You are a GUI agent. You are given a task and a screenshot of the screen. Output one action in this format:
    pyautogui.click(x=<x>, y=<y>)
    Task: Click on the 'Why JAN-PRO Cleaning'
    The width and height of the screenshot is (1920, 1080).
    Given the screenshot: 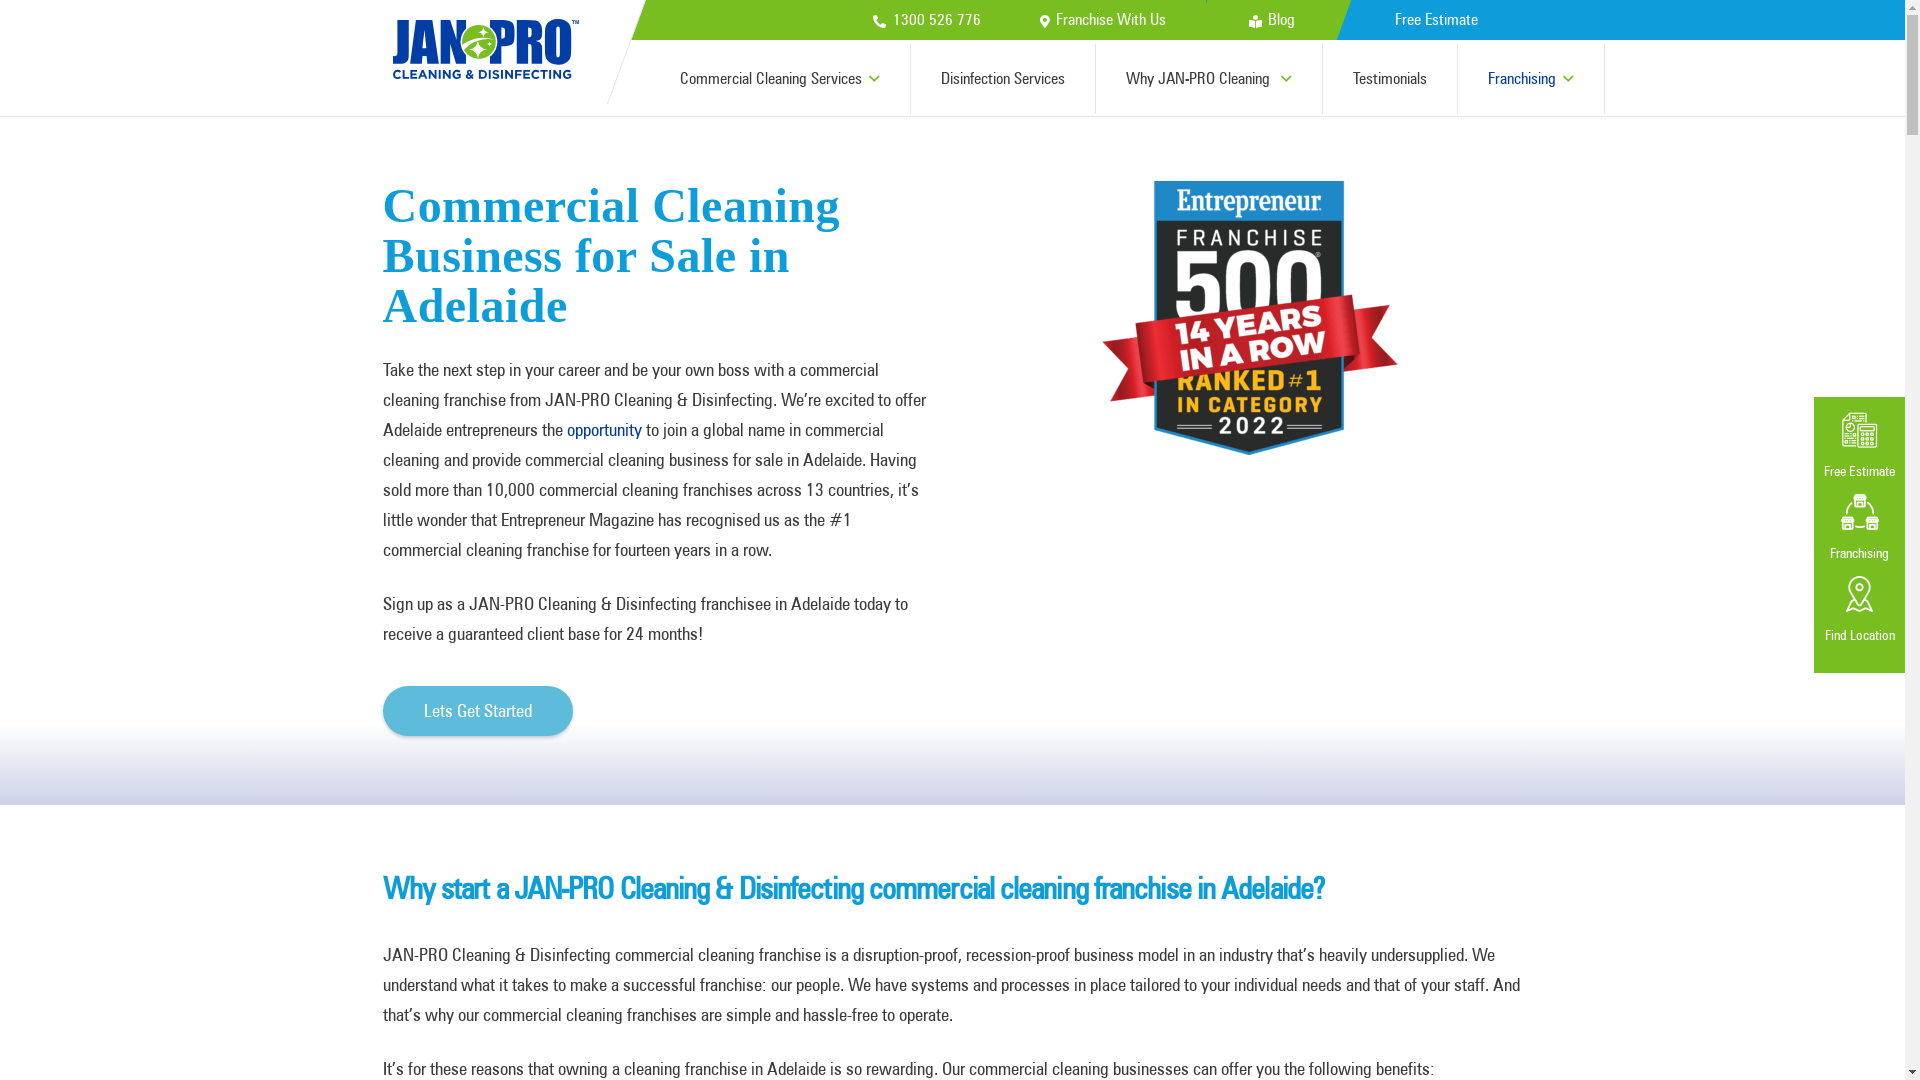 What is the action you would take?
    pyautogui.click(x=1208, y=77)
    